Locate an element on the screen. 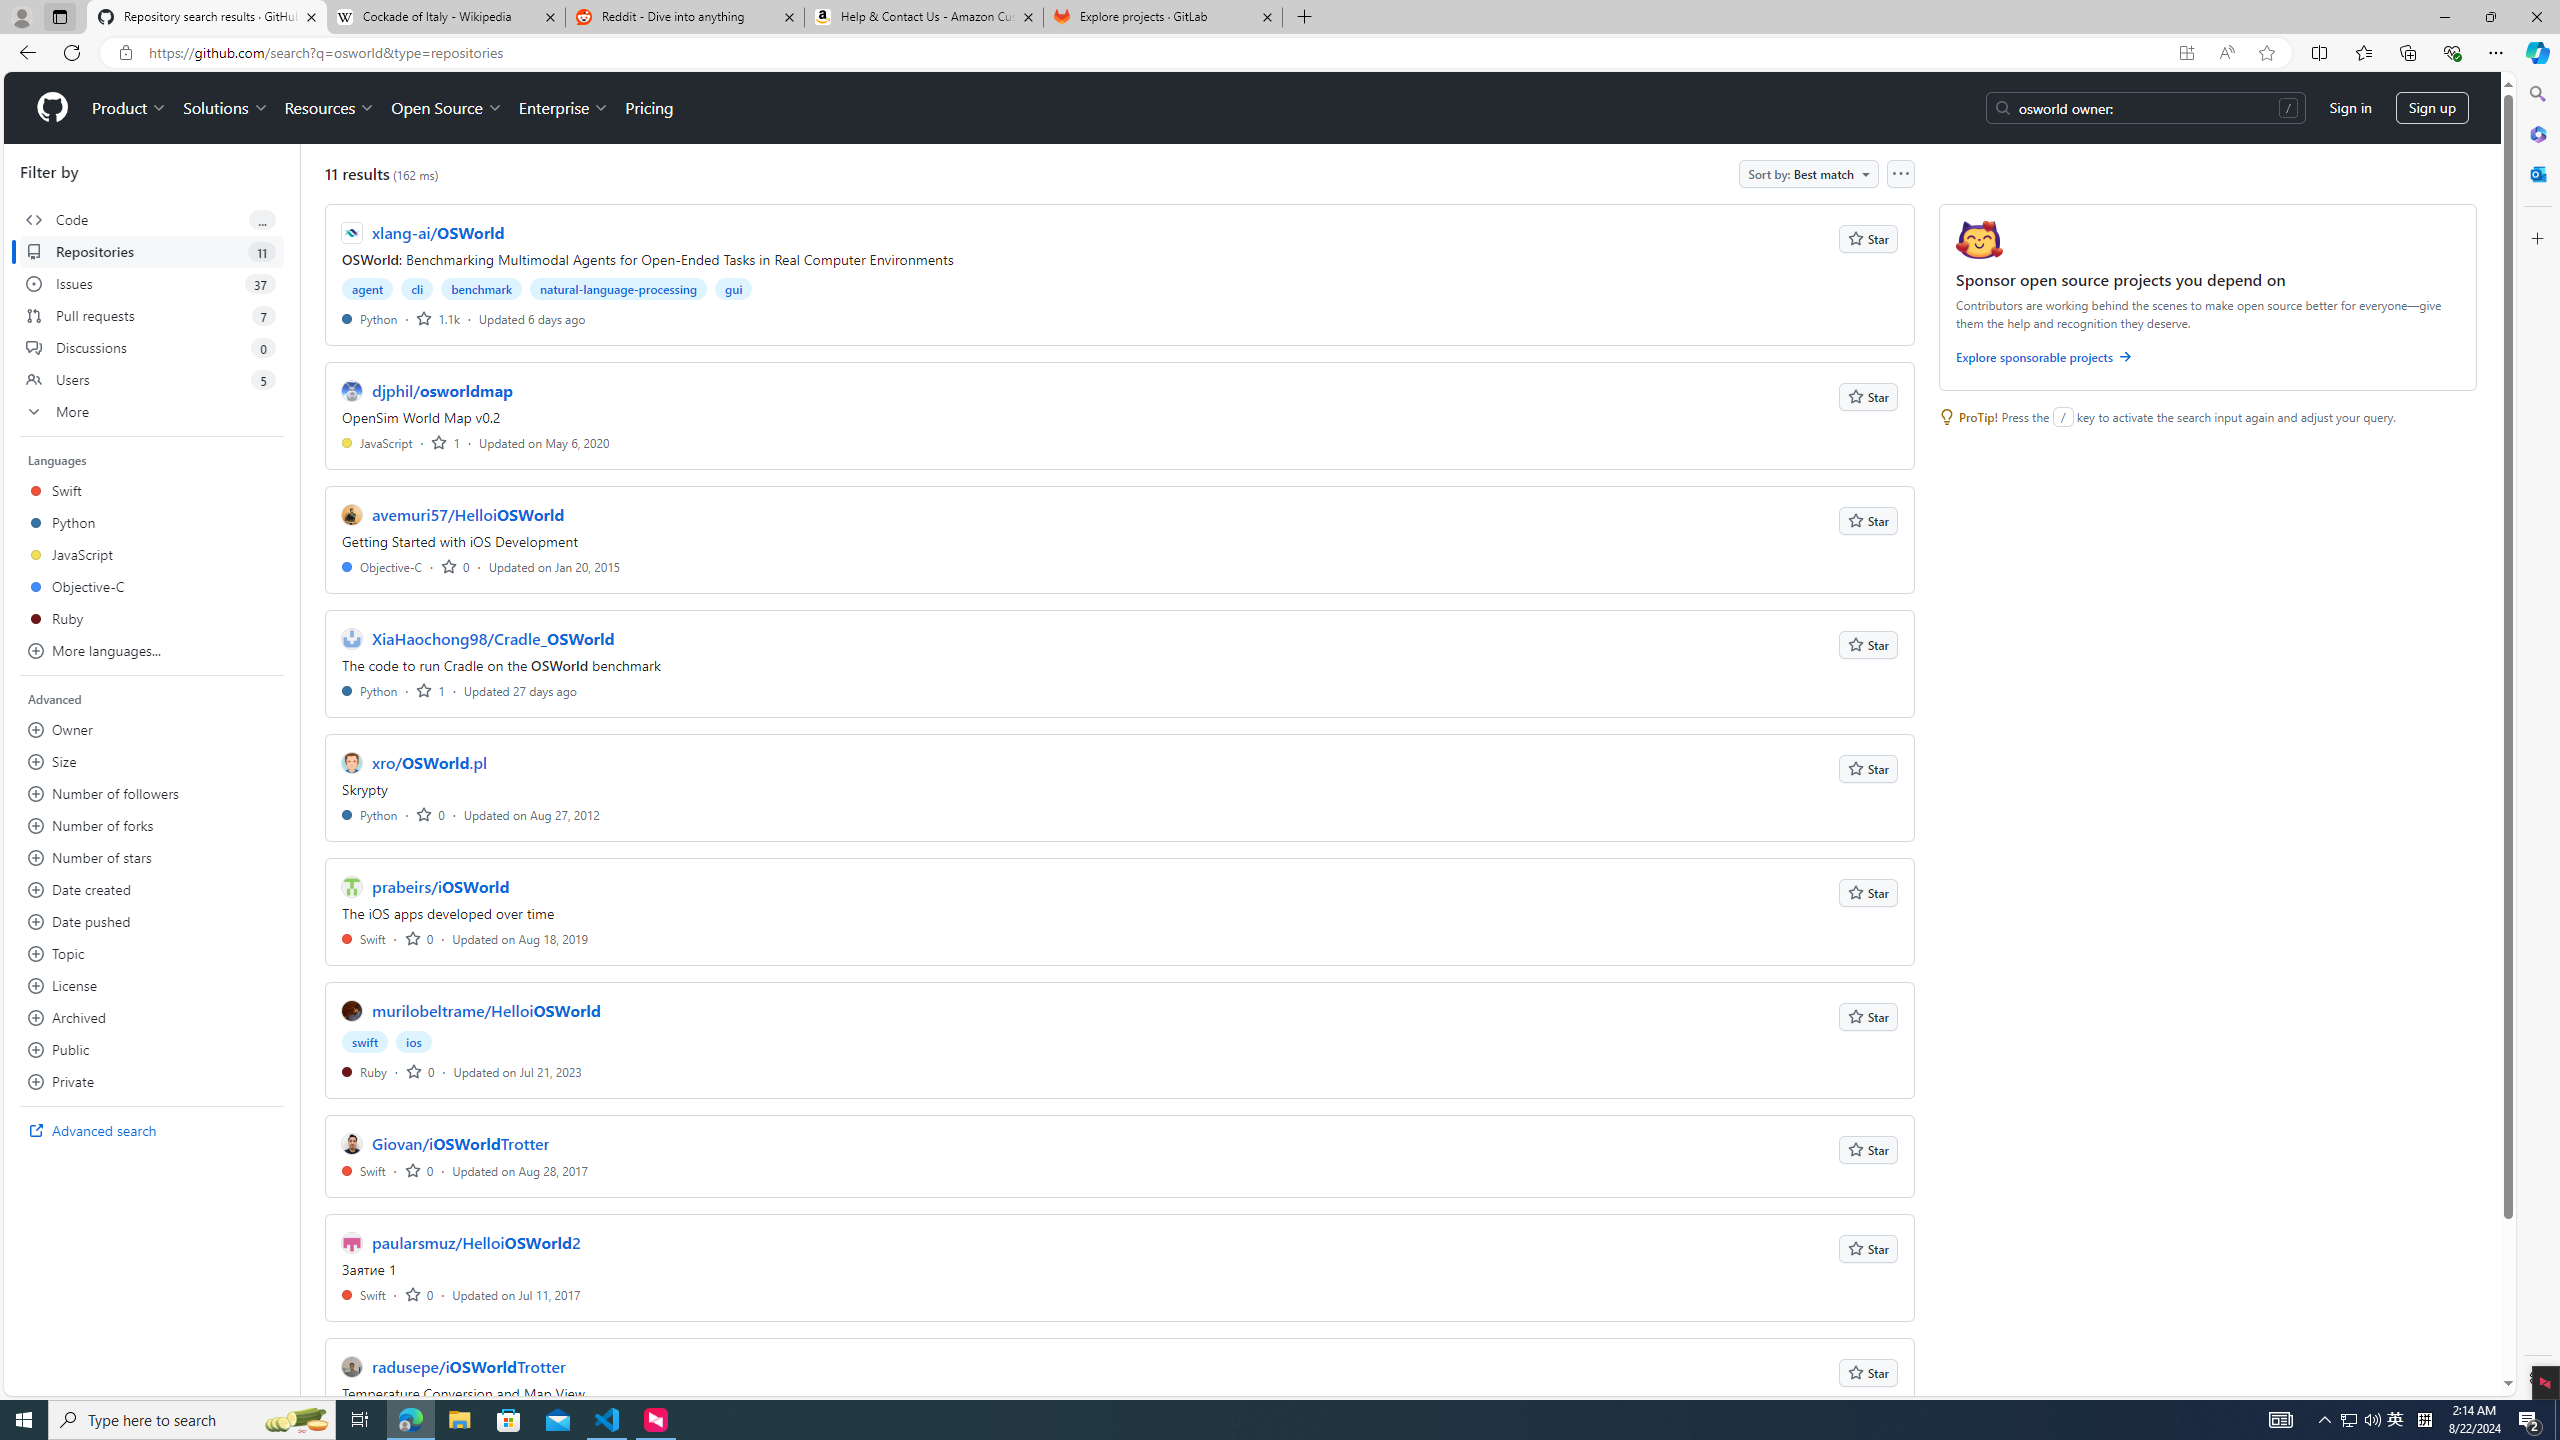  'natural-language-processing' is located at coordinates (619, 287).